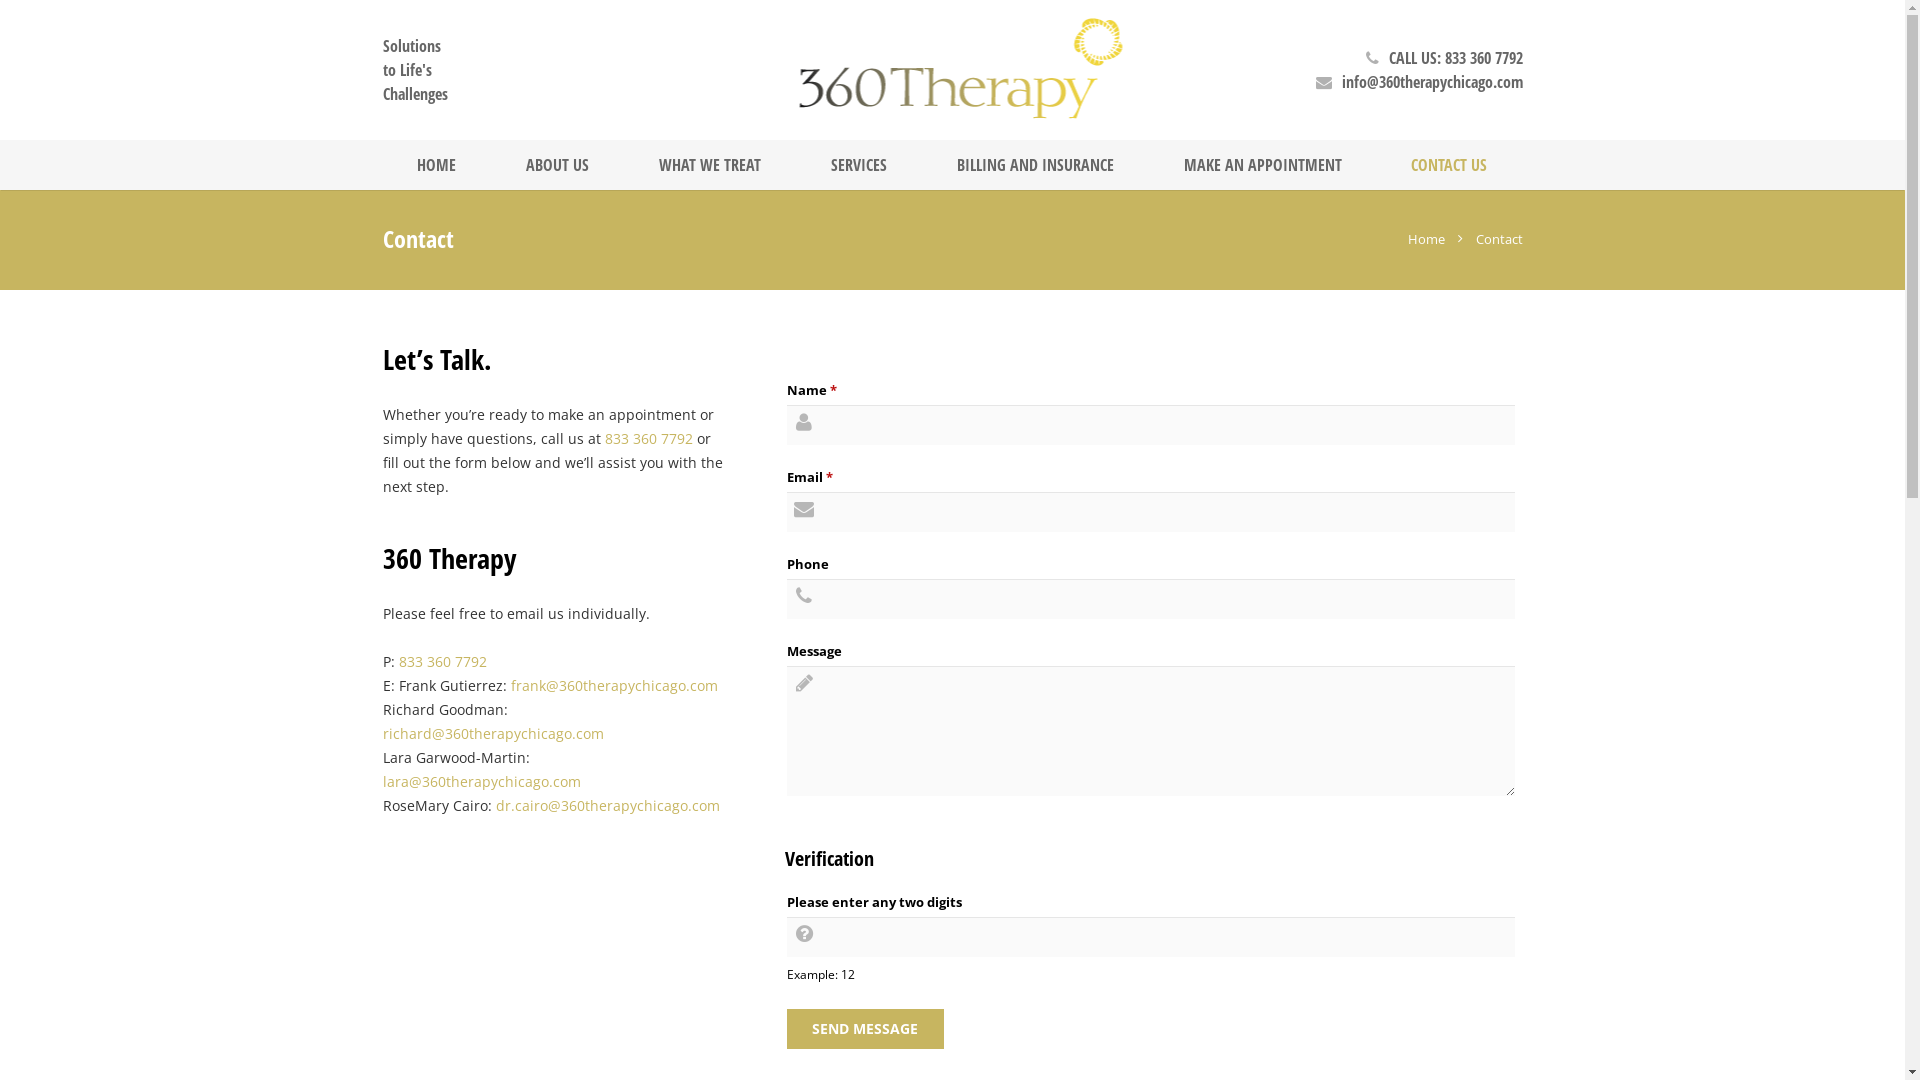 Image resolution: width=1920 pixels, height=1080 pixels. I want to click on 'Home', so click(1406, 238).